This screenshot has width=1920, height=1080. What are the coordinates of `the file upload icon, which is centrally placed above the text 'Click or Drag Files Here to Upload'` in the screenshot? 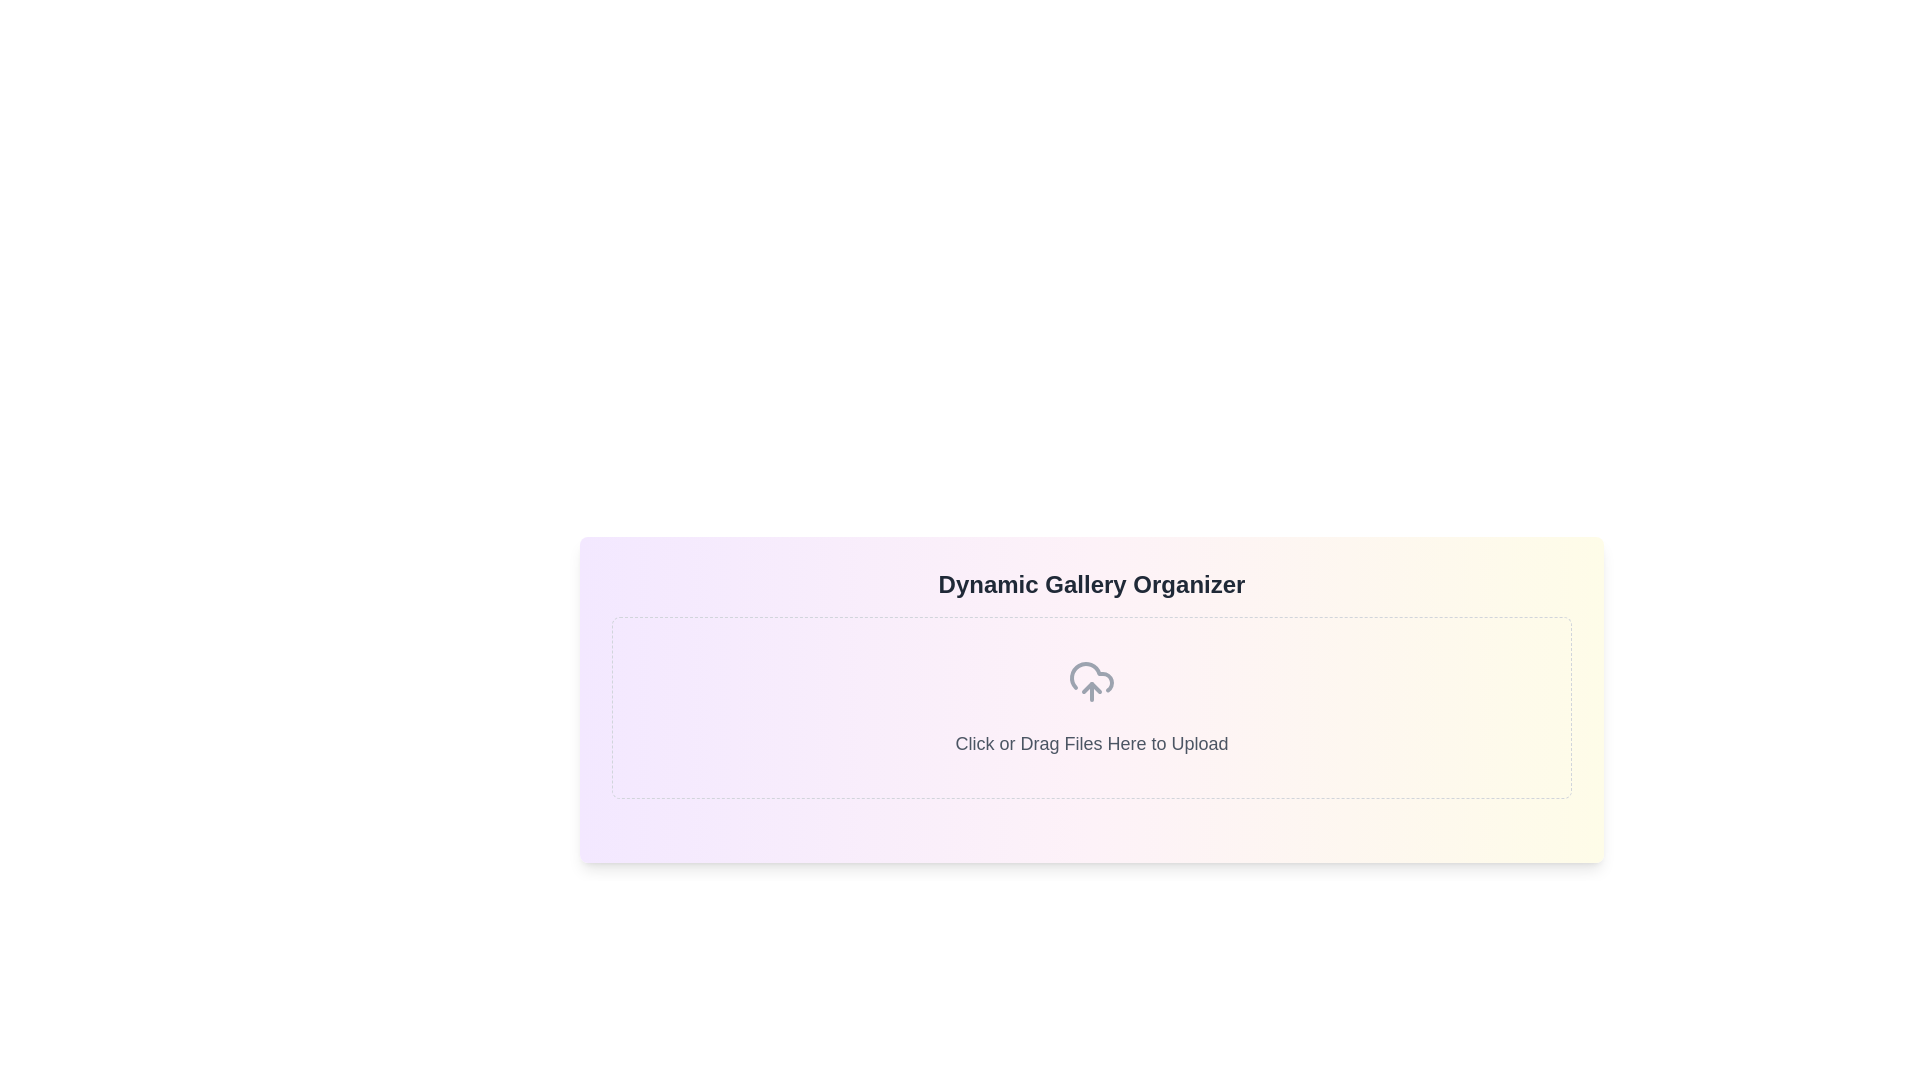 It's located at (1090, 681).